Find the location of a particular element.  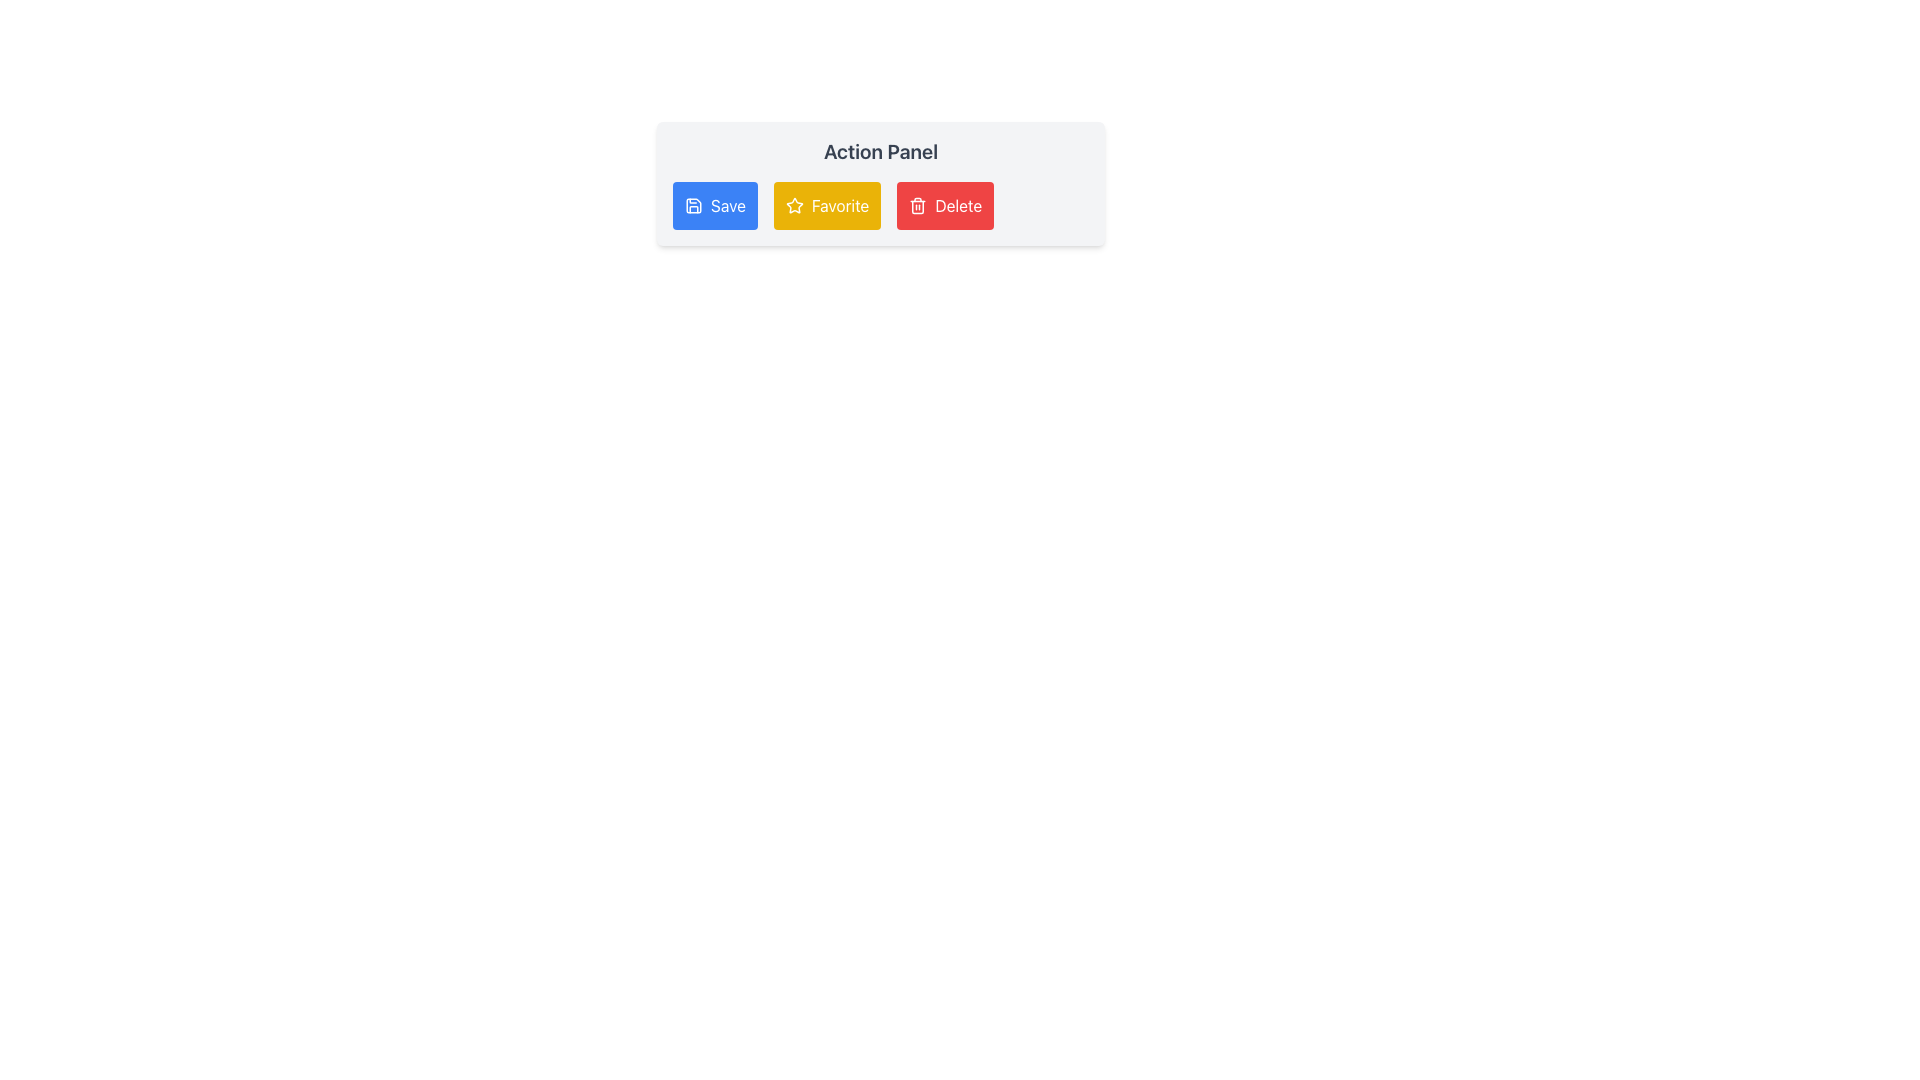

the title label that serves as a heading for the card layout, positioned at the top of the card and directly above the button elements labeled 'Save', 'Favorite', and 'Delete' is located at coordinates (880, 150).